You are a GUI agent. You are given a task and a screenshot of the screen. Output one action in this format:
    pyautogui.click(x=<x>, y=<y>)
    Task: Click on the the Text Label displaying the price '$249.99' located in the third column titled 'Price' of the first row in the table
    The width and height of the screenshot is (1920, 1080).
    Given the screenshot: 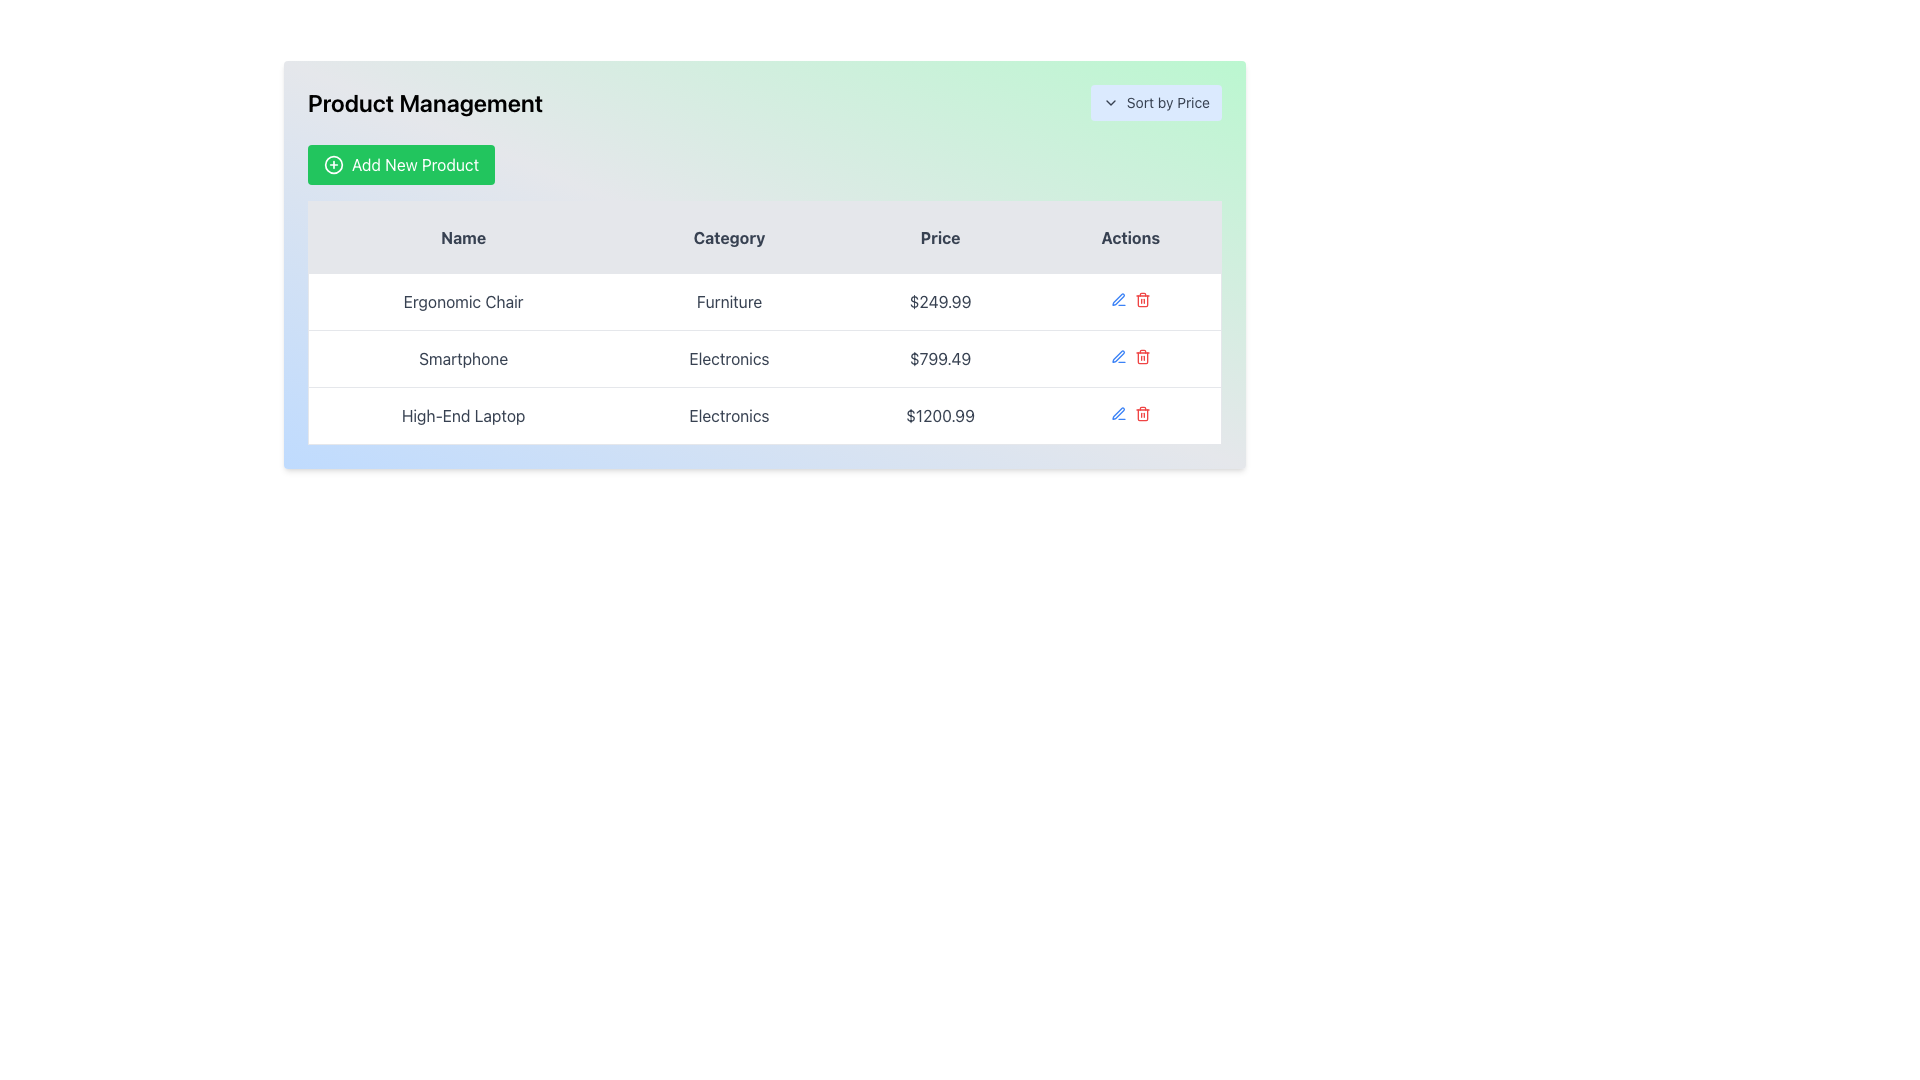 What is the action you would take?
    pyautogui.click(x=939, y=302)
    